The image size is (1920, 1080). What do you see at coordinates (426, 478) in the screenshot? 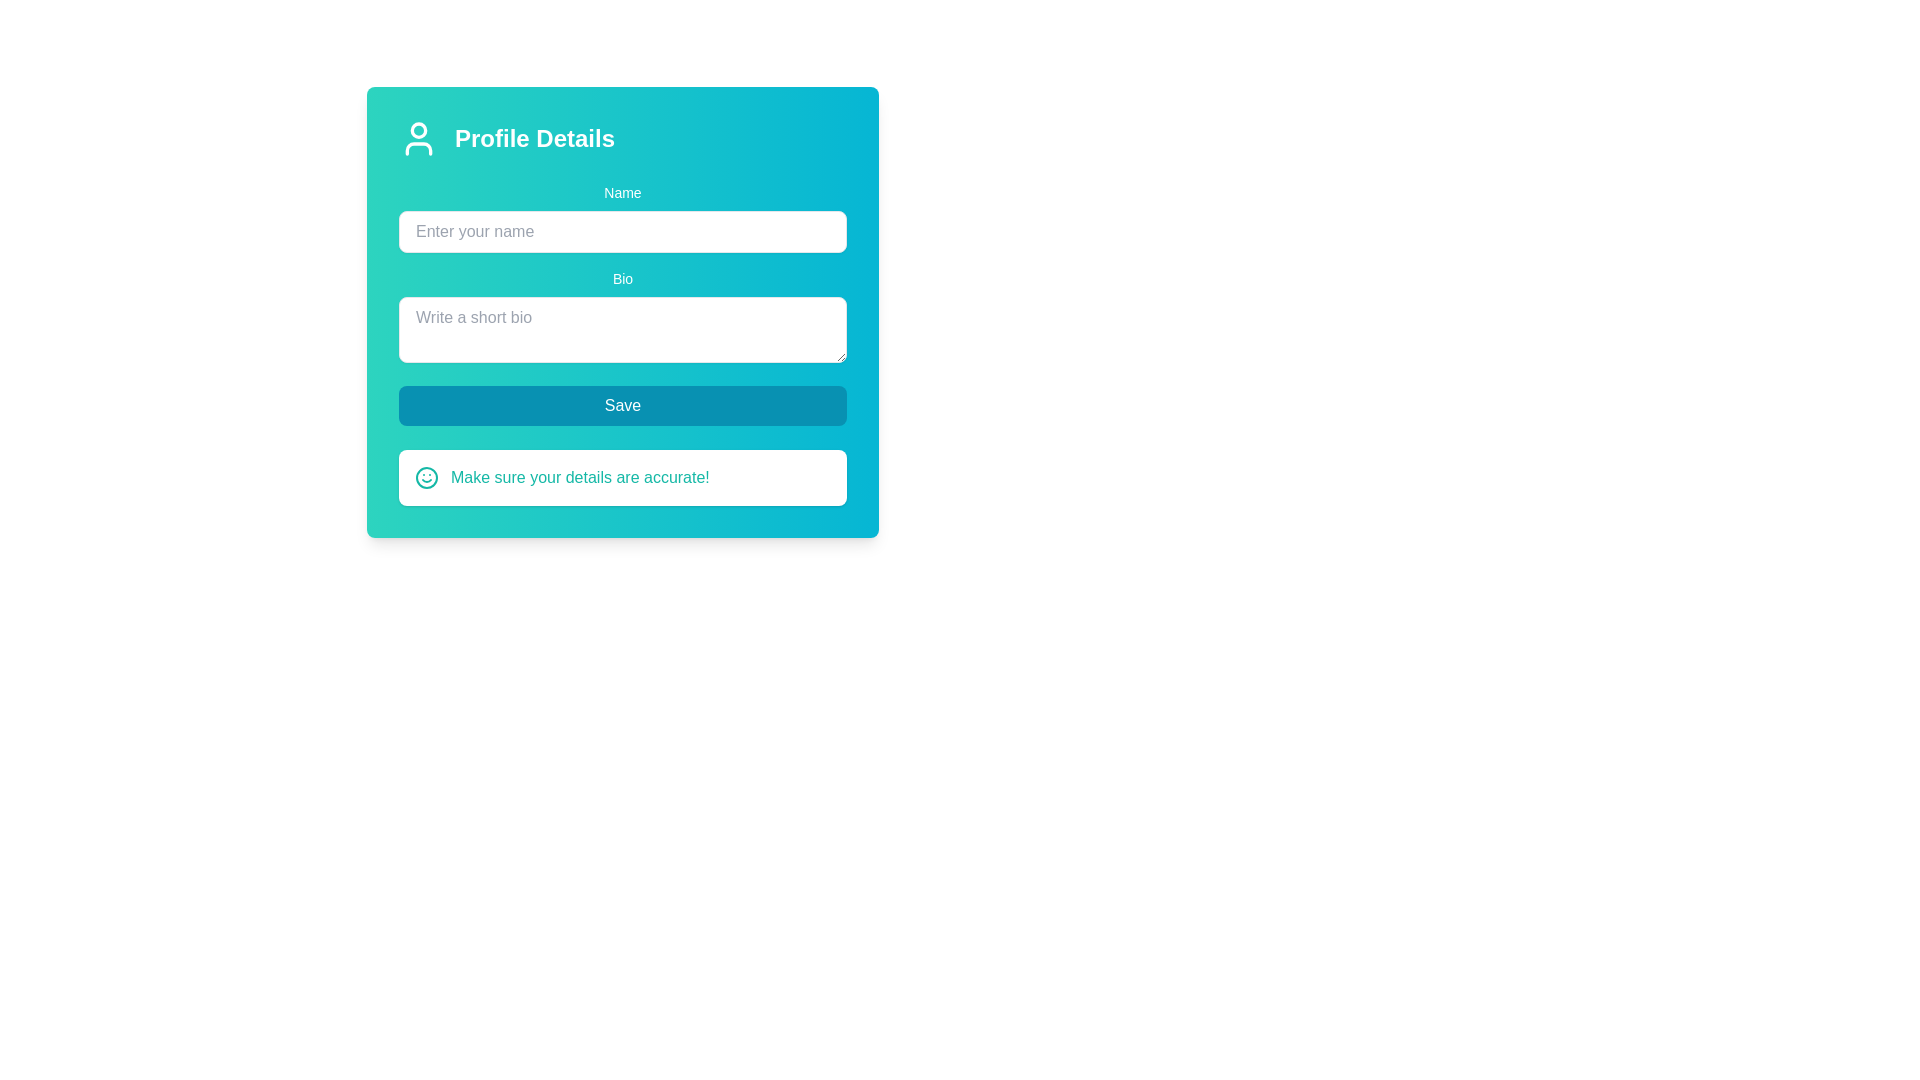
I see `the circular shape that forms the head of the smiley face icon, which is teal in color and has a diameter of 20 pixels` at bounding box center [426, 478].